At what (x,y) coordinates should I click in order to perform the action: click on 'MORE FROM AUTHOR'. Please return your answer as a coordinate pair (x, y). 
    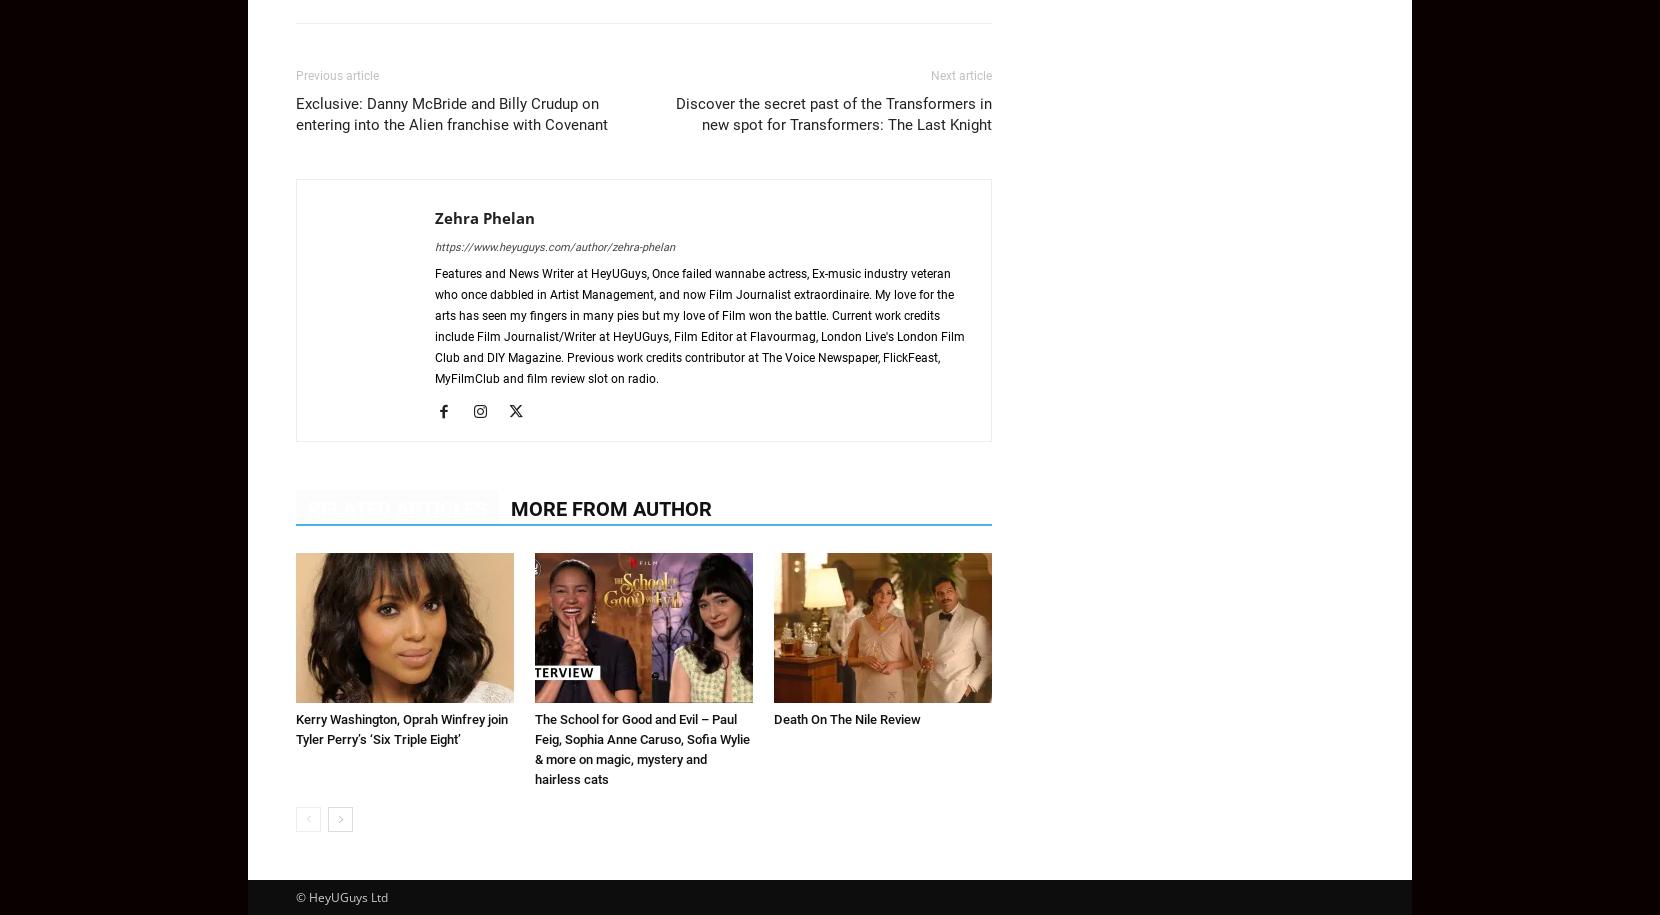
    Looking at the image, I should click on (509, 509).